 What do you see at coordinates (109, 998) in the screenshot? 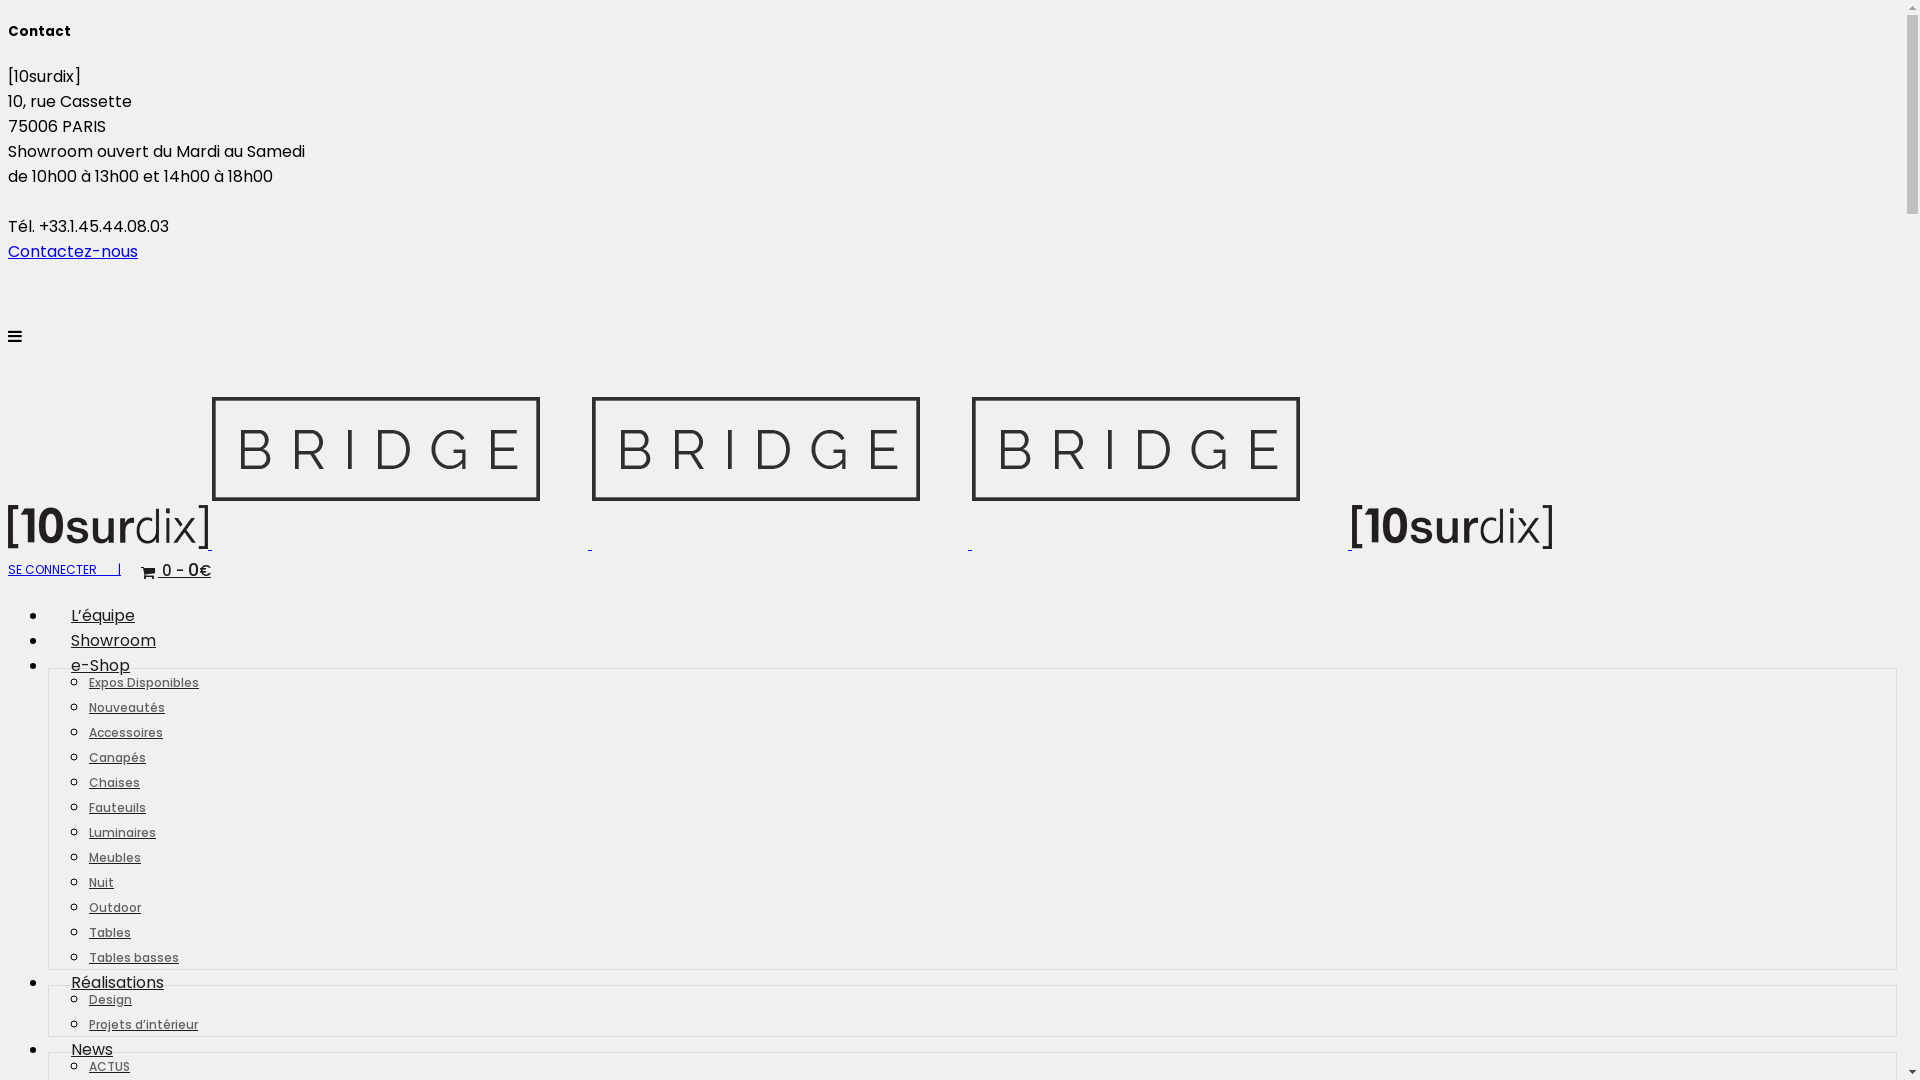
I see `'Design'` at bounding box center [109, 998].